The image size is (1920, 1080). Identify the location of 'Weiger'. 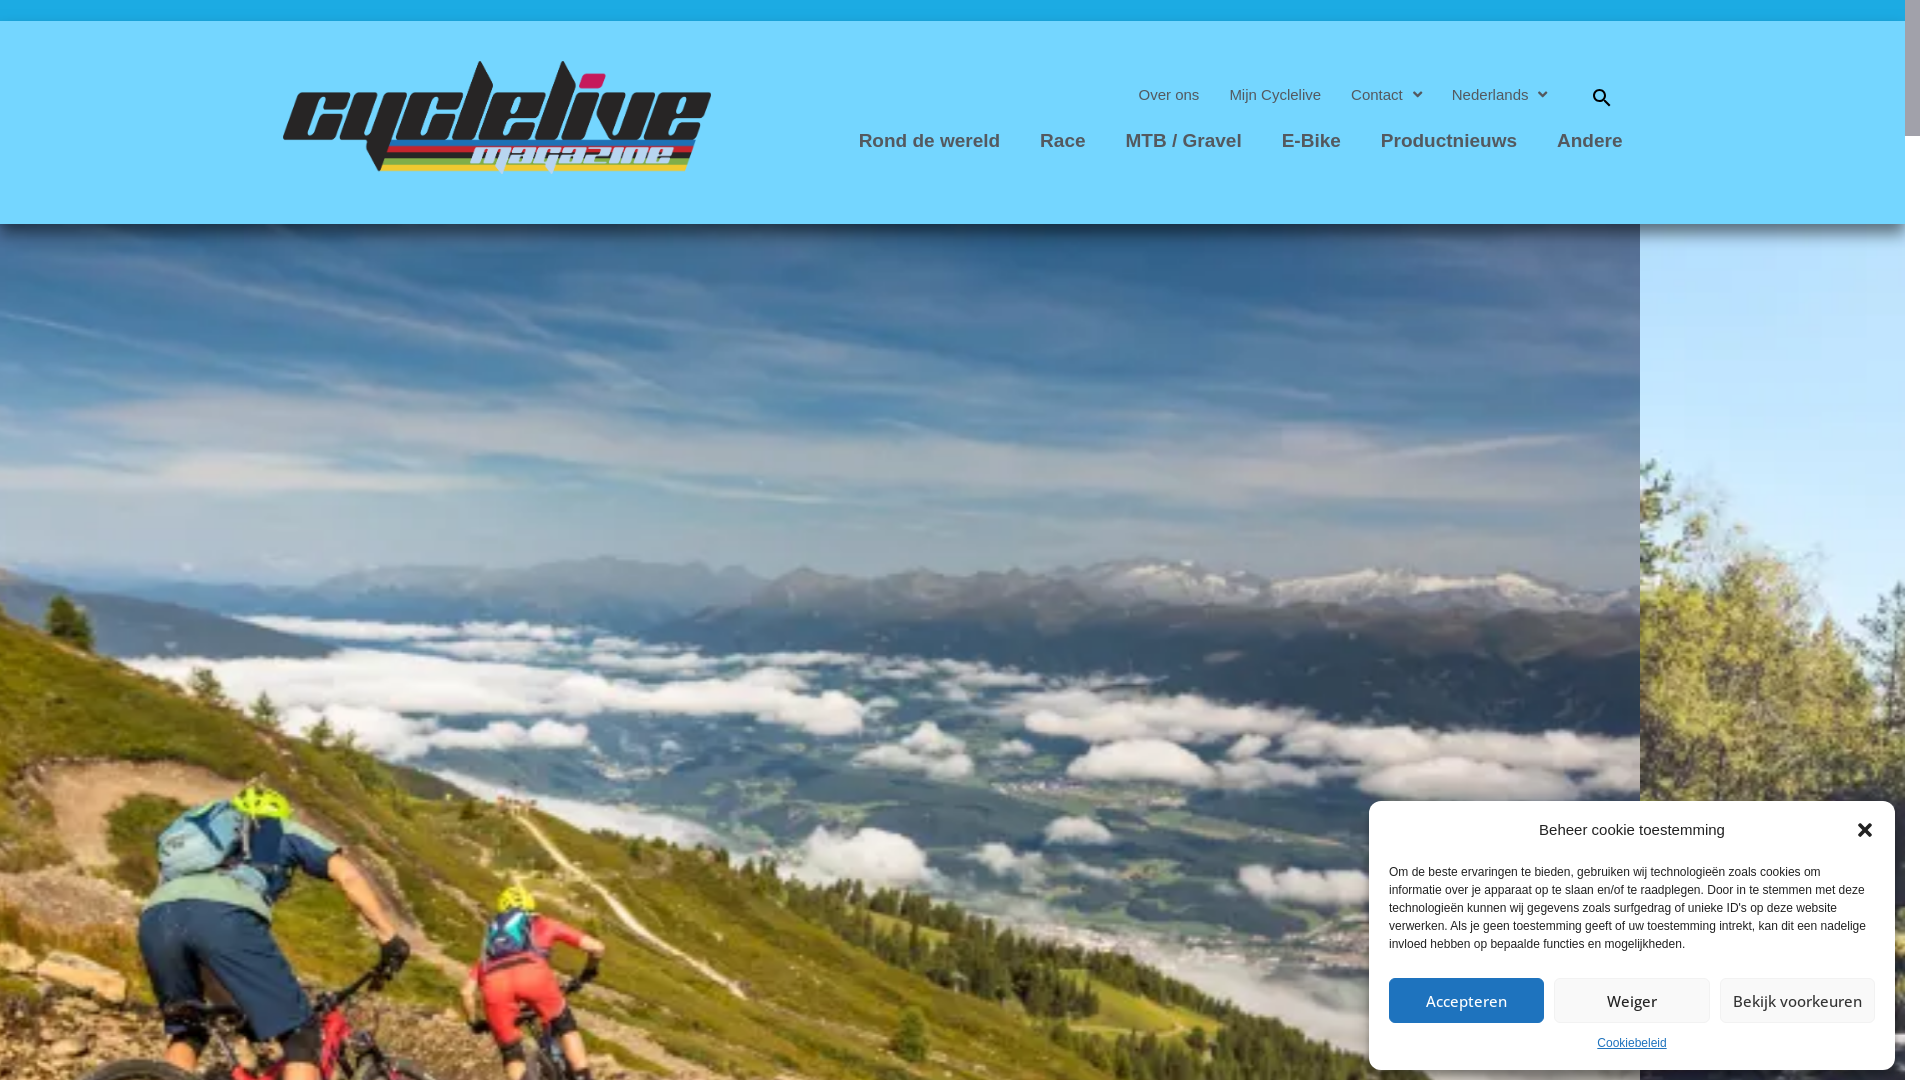
(1631, 1000).